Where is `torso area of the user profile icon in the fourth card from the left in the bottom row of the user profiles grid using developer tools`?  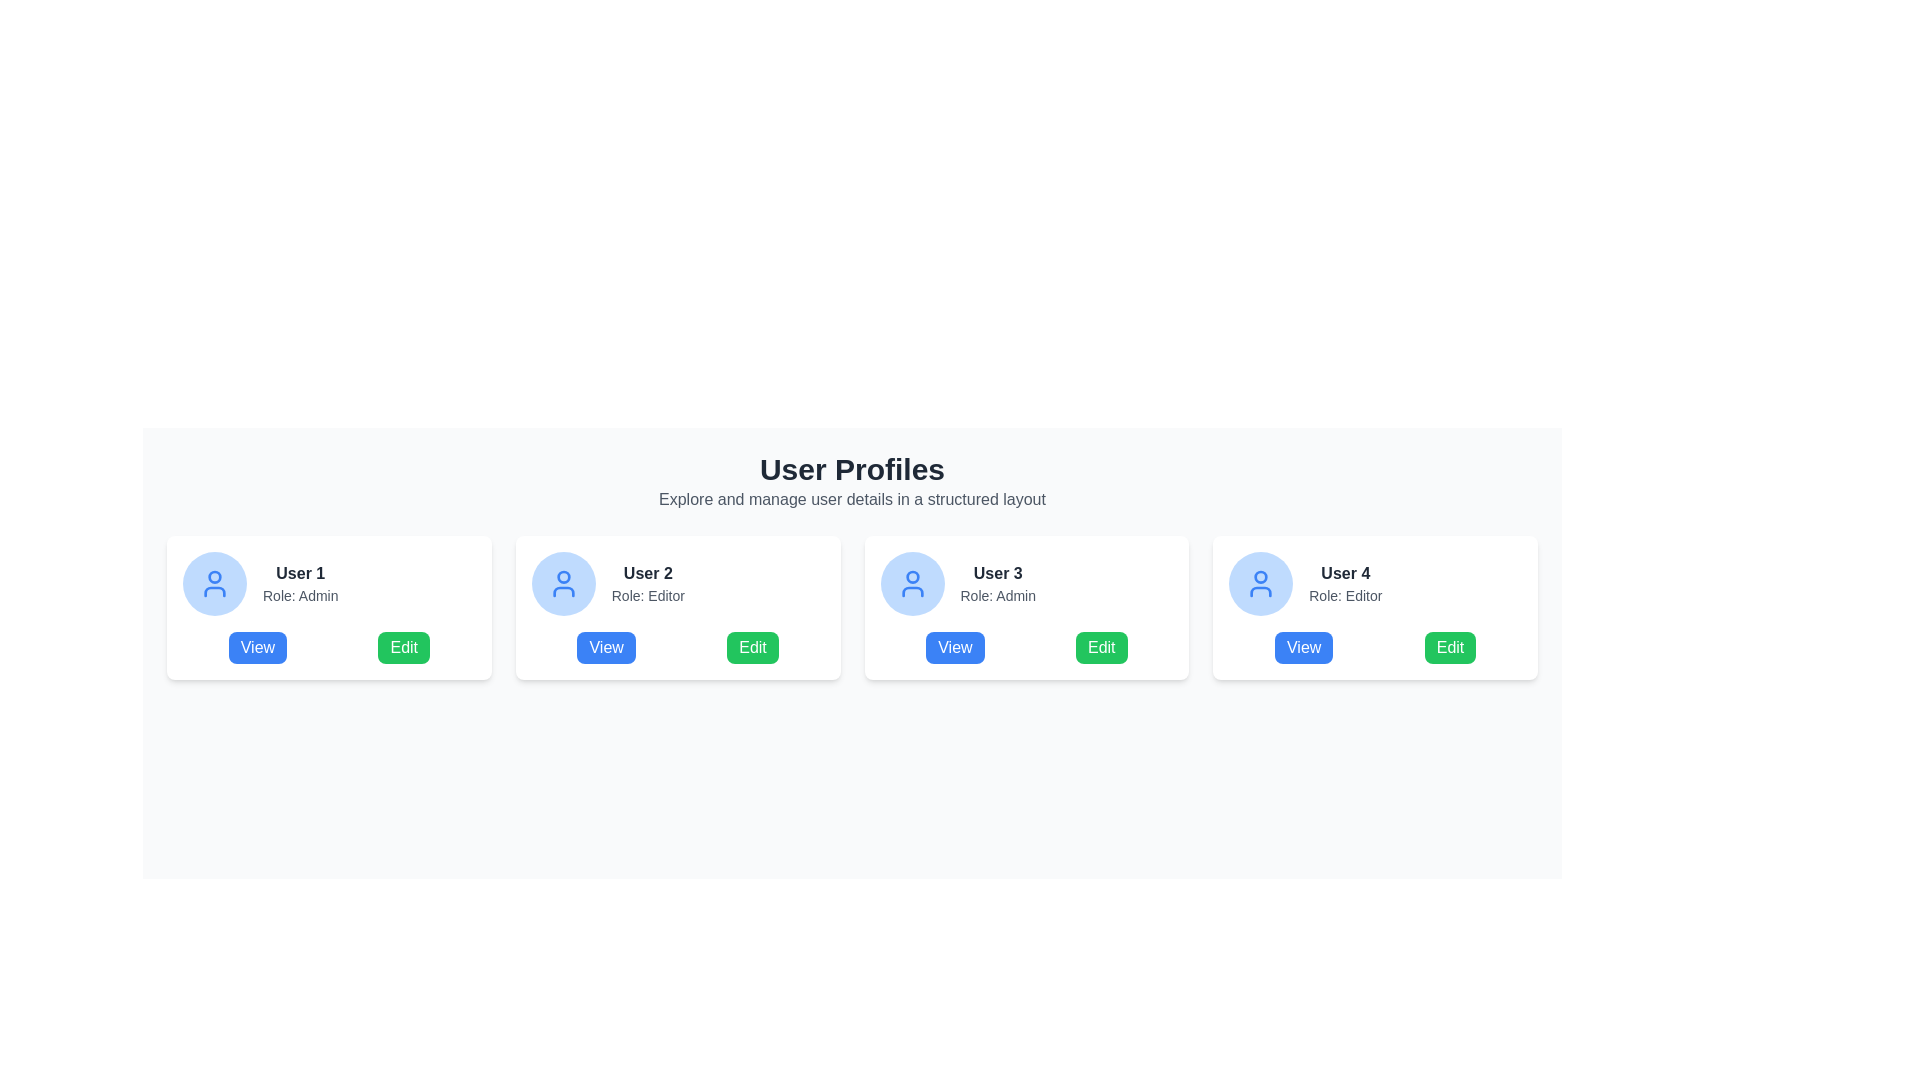 torso area of the user profile icon in the fourth card from the left in the bottom row of the user profiles grid using developer tools is located at coordinates (1260, 590).